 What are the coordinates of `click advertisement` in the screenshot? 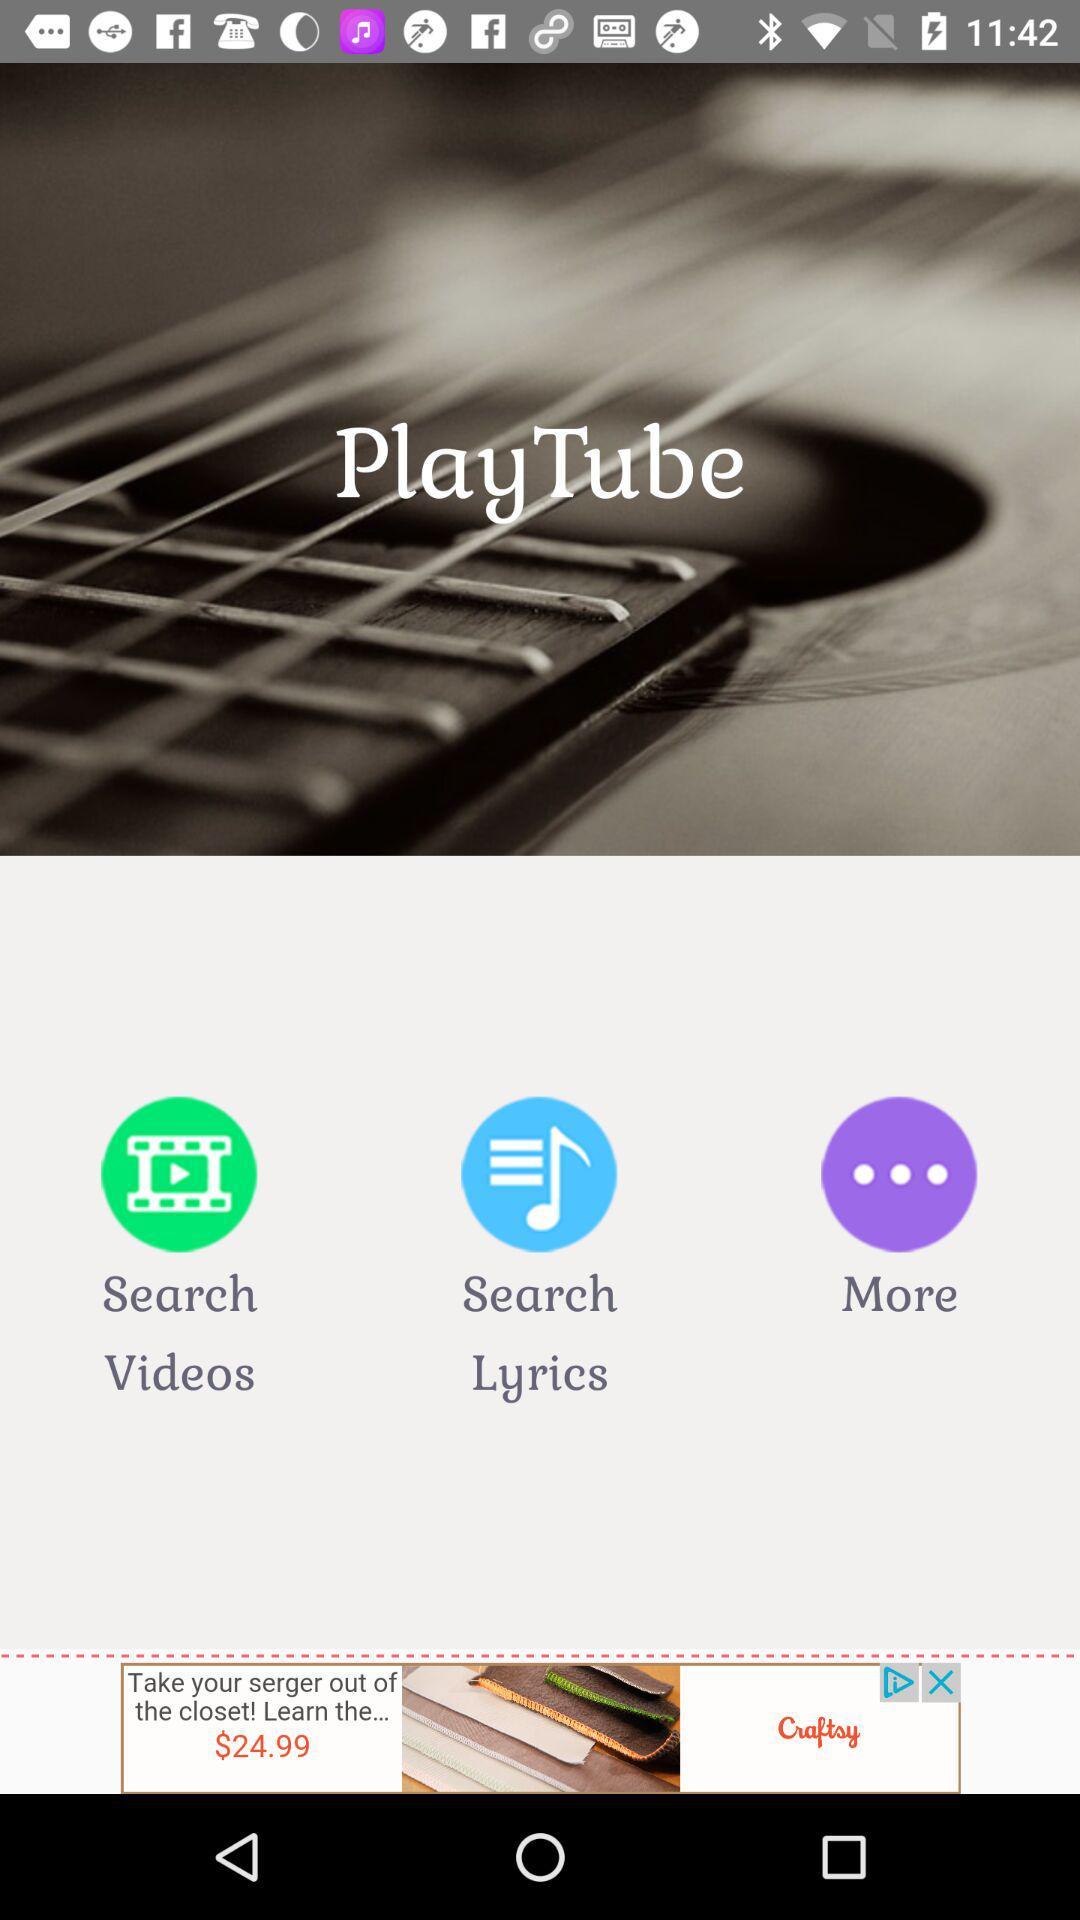 It's located at (540, 1727).